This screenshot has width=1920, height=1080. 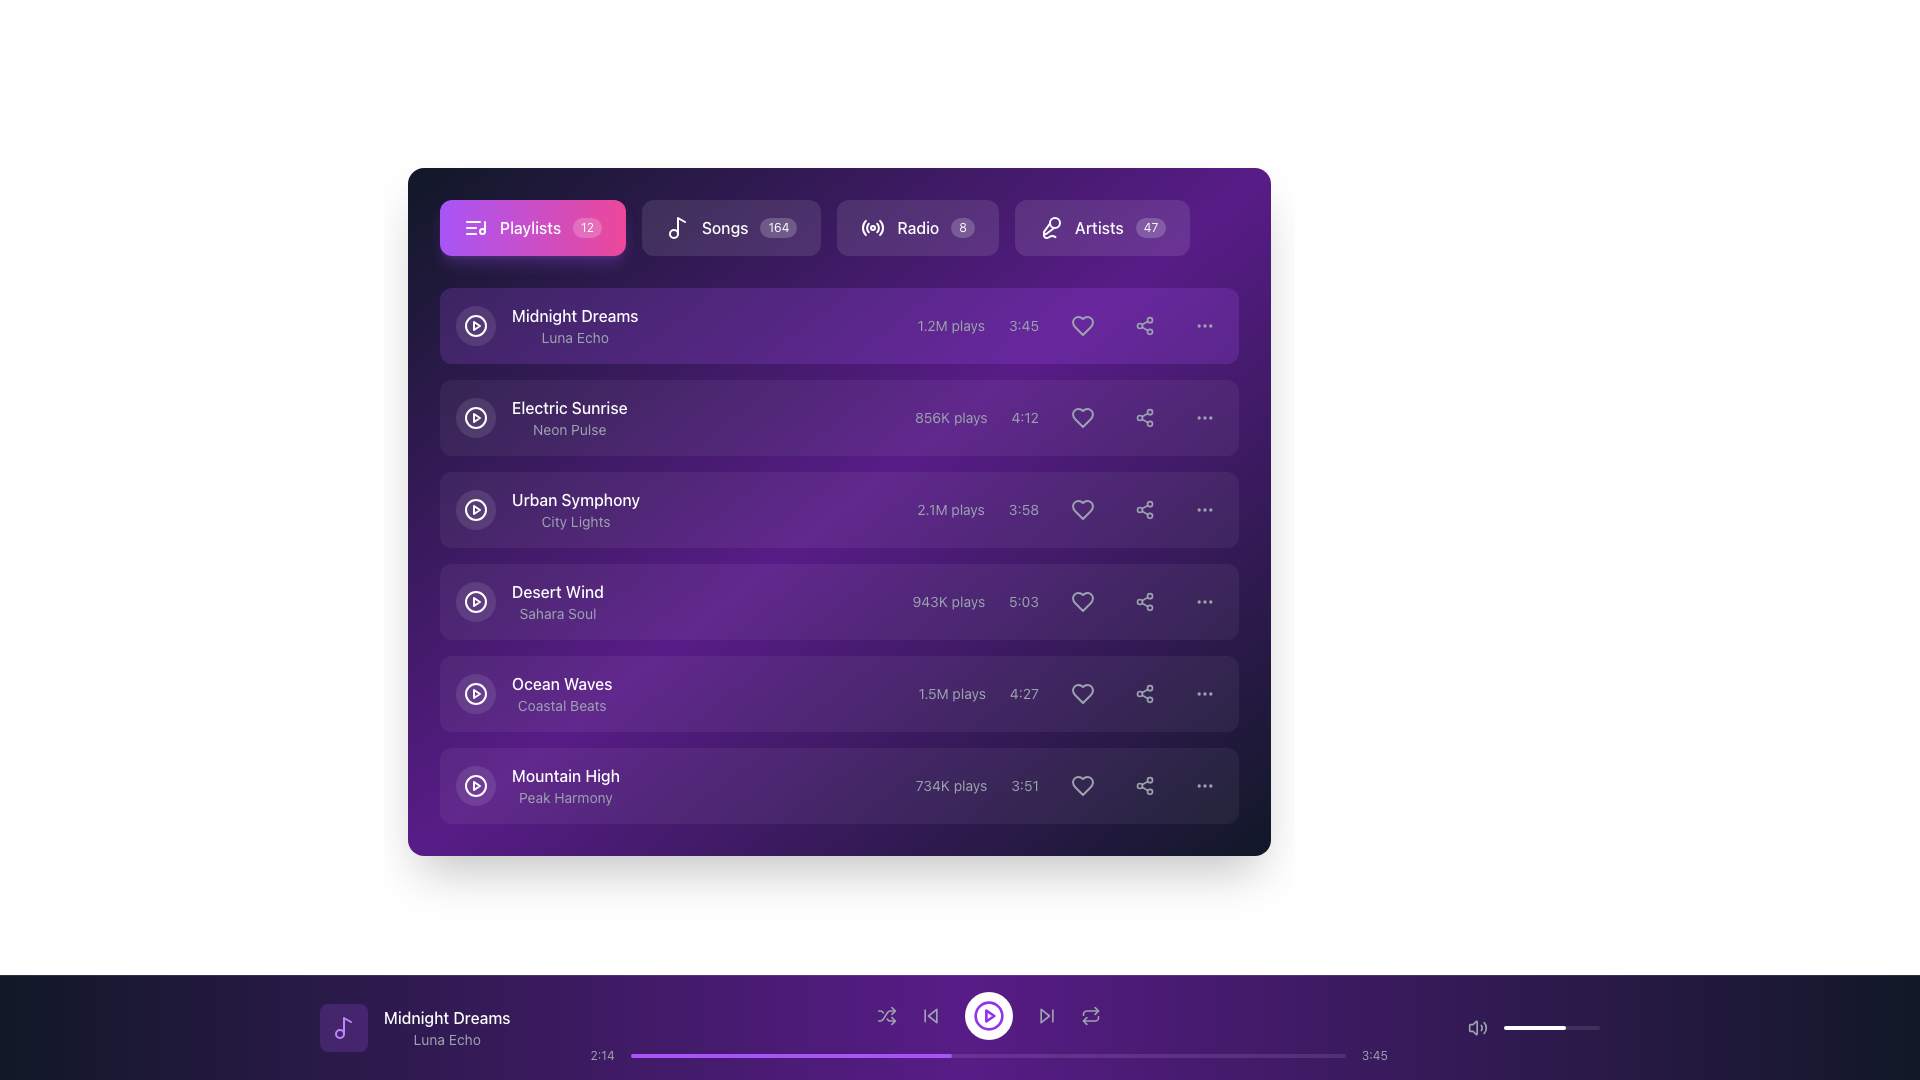 What do you see at coordinates (917, 226) in the screenshot?
I see `the 'Radio' navigation button label, which is the third button from the left in the navigation bar, positioned between 'Songs' and 'Artists'` at bounding box center [917, 226].